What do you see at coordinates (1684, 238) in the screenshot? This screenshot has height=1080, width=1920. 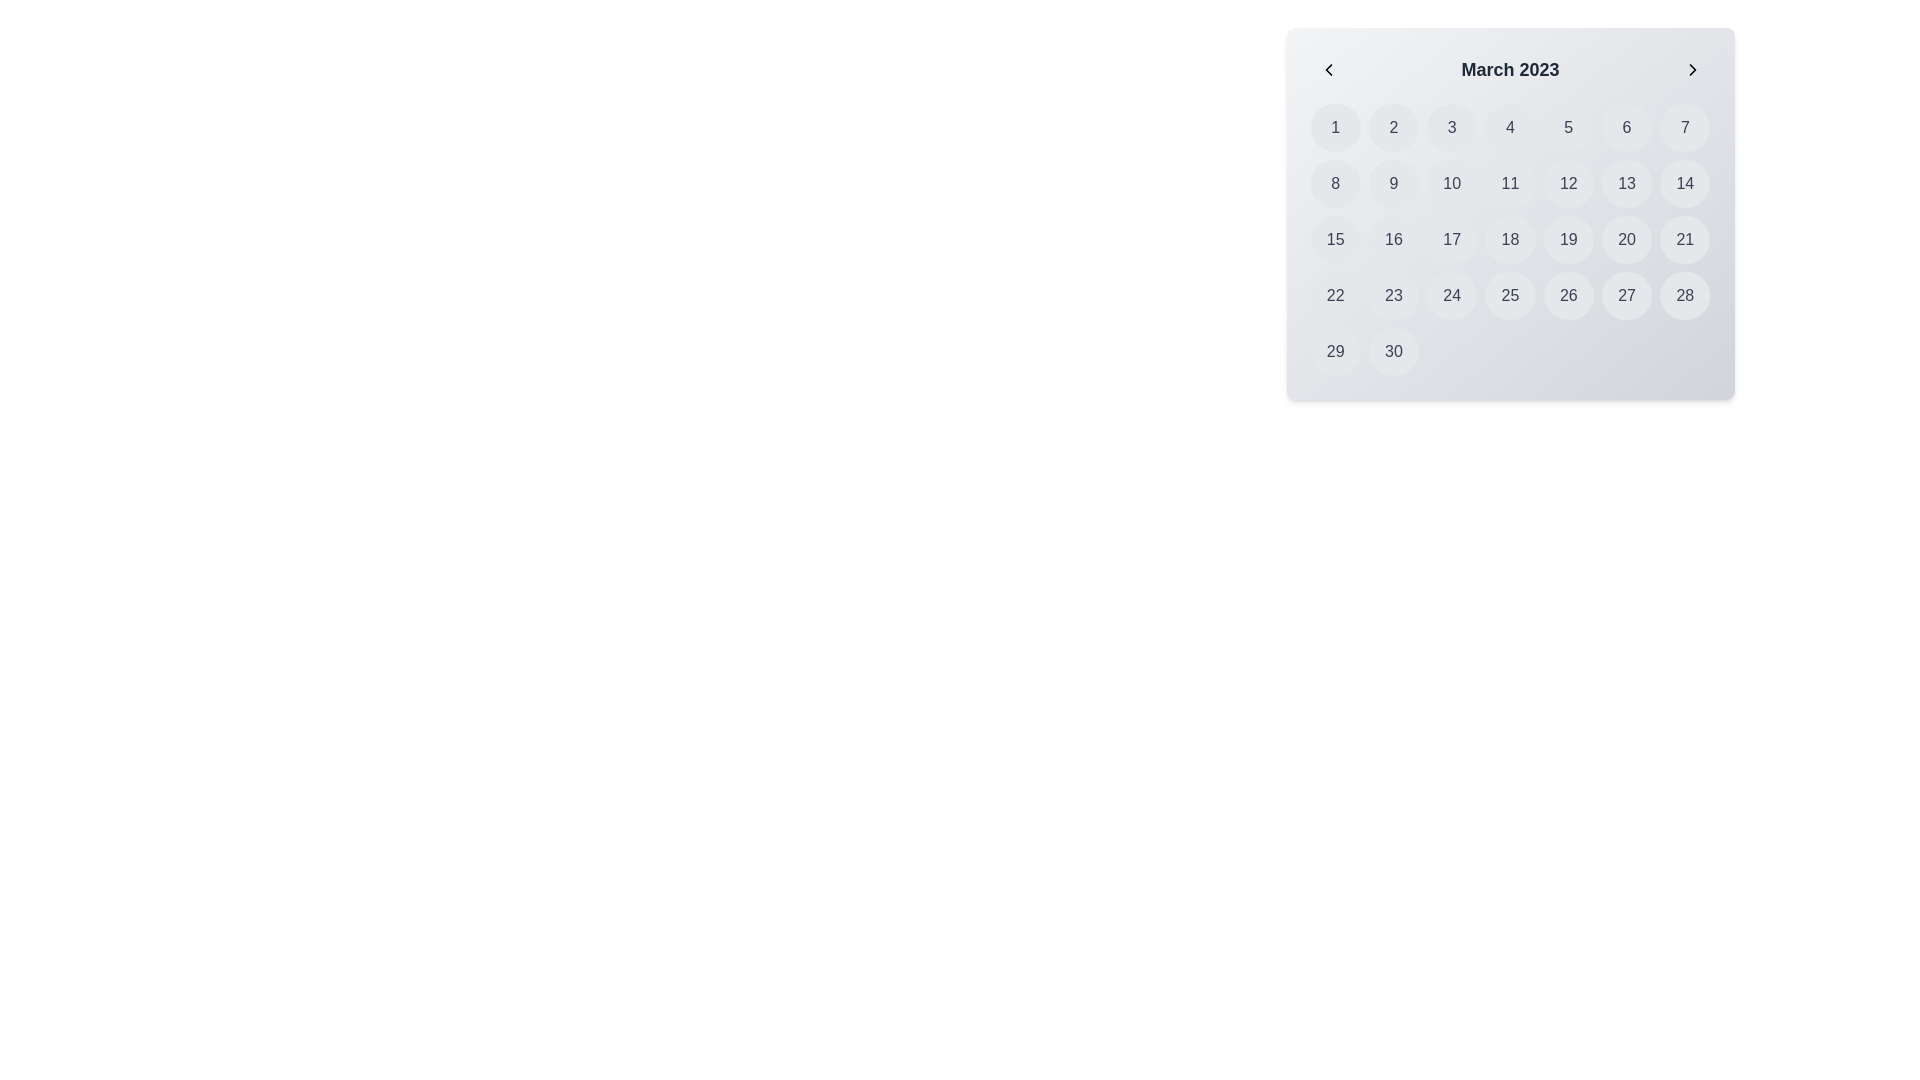 I see `the button representing the 21st day of the month in the calendar` at bounding box center [1684, 238].